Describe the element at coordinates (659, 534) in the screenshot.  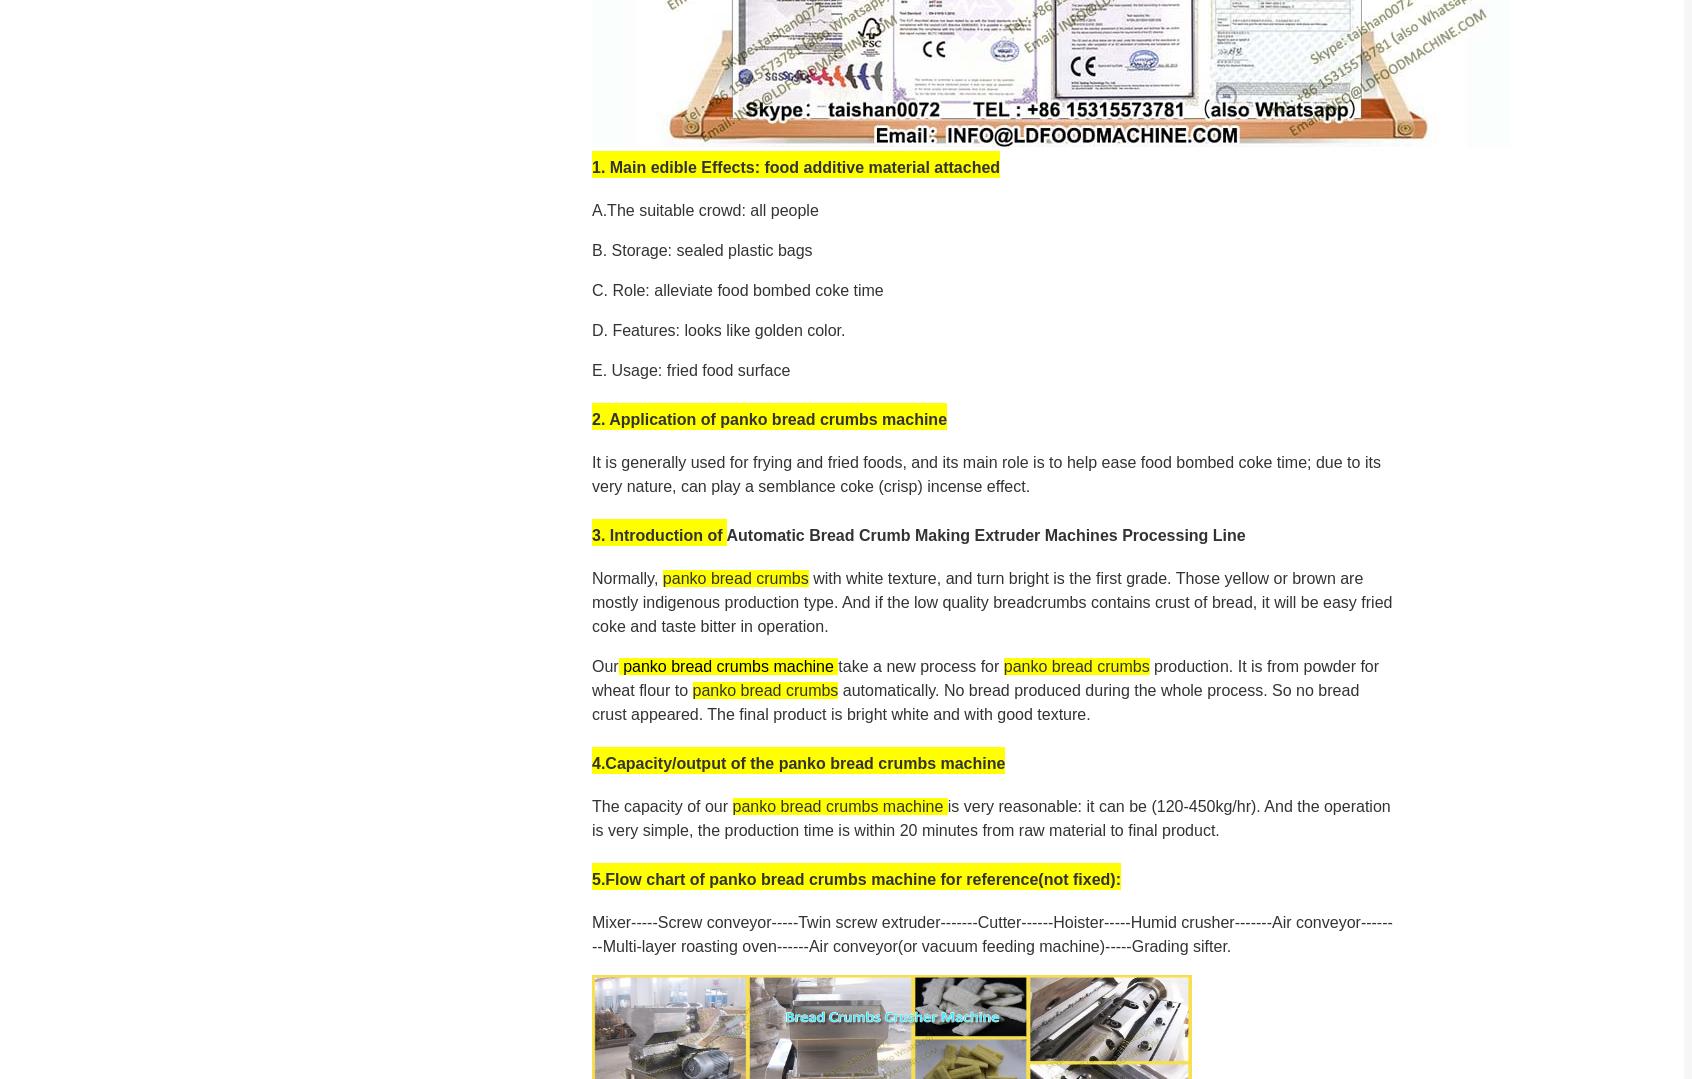
I see `'3. Introduction of'` at that location.